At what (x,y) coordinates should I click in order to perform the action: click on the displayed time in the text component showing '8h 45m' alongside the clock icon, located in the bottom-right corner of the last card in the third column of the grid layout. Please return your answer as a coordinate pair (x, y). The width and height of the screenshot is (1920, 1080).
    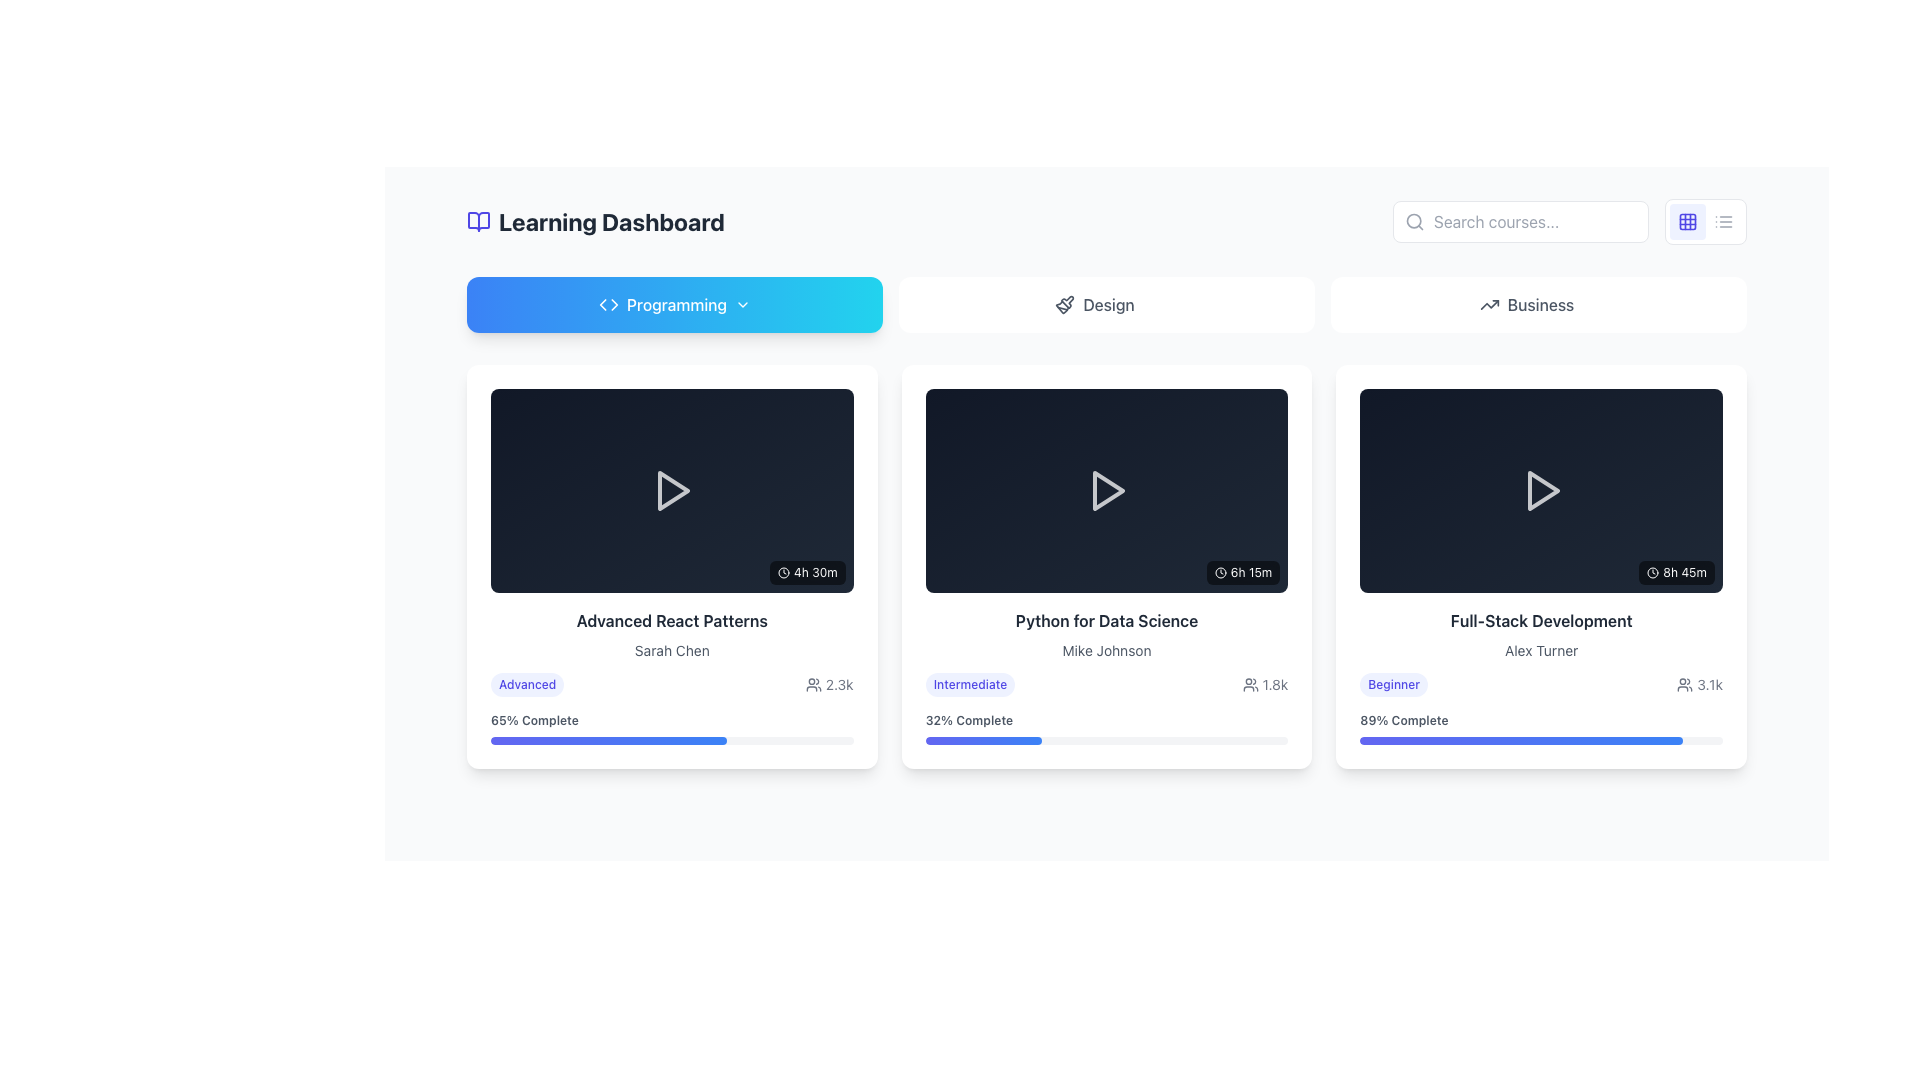
    Looking at the image, I should click on (1677, 572).